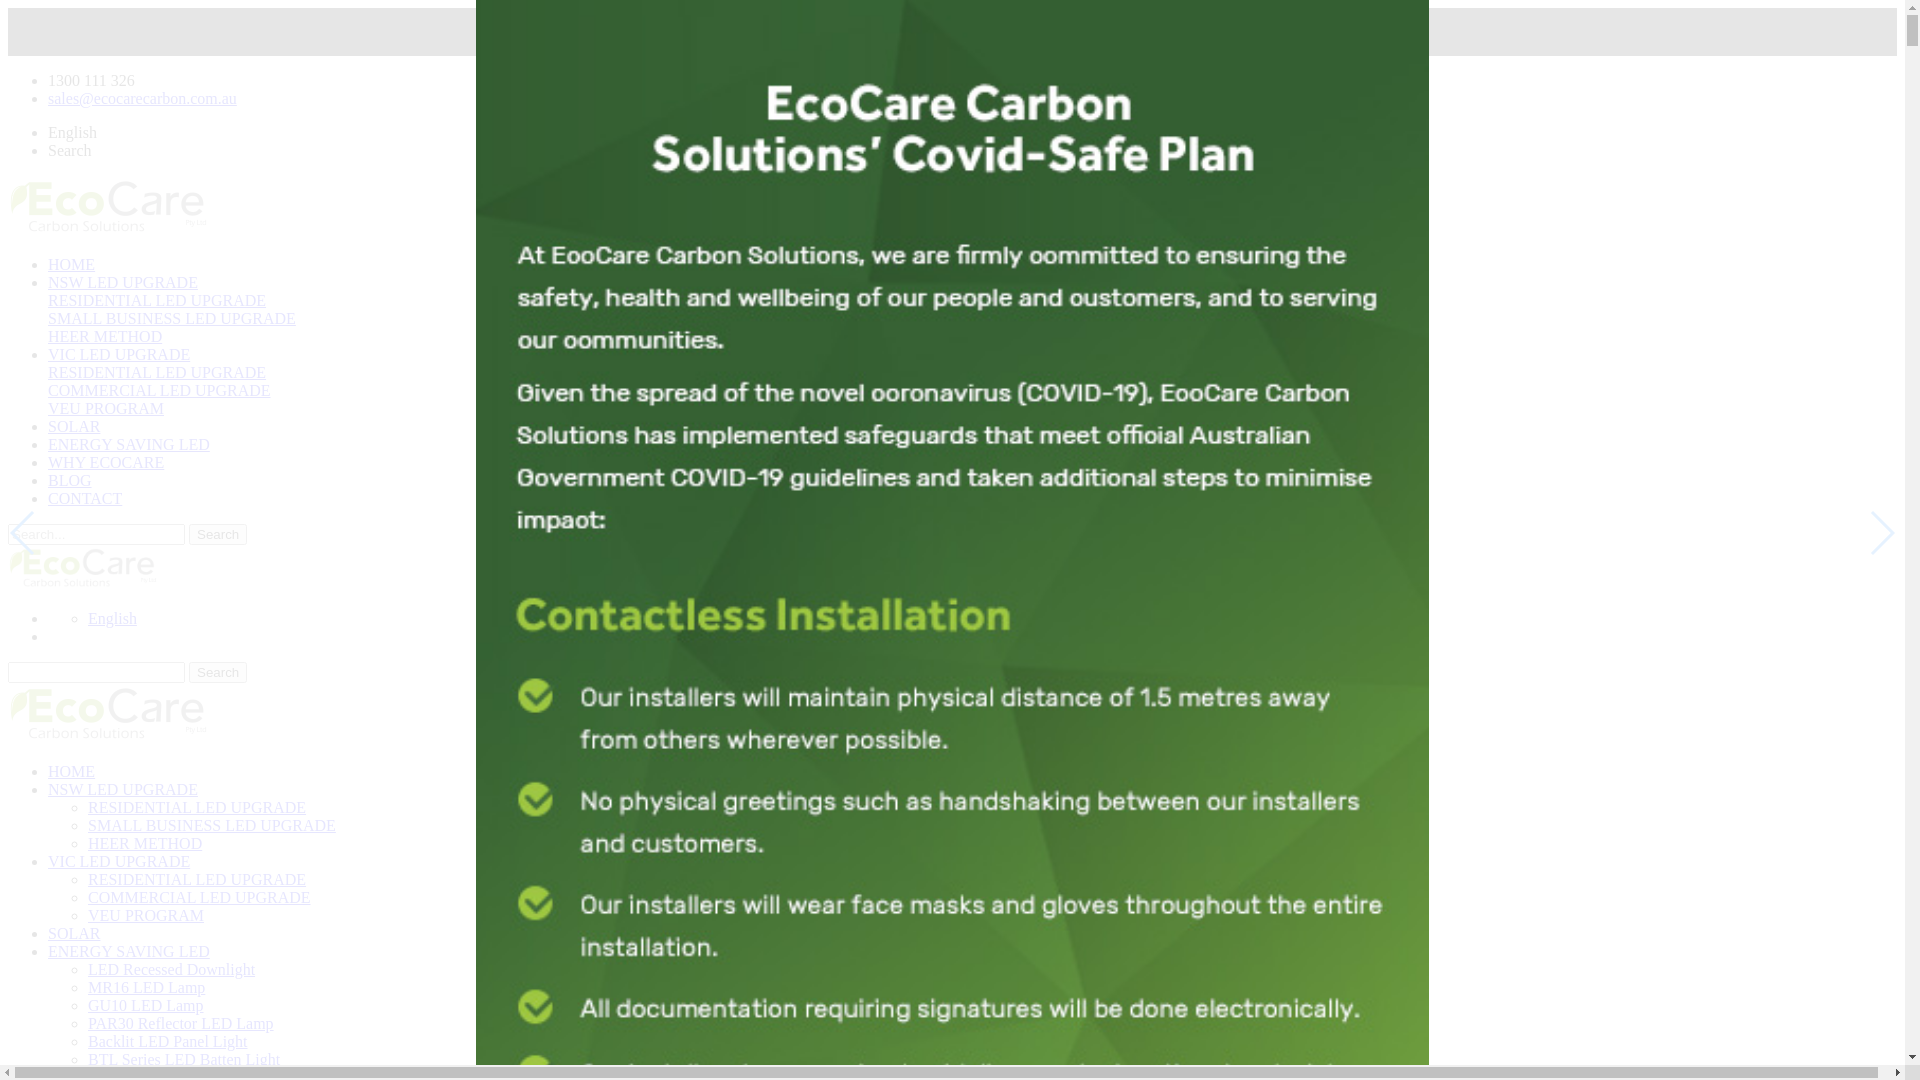  I want to click on 'BTL Series LED Batten Light', so click(183, 1058).